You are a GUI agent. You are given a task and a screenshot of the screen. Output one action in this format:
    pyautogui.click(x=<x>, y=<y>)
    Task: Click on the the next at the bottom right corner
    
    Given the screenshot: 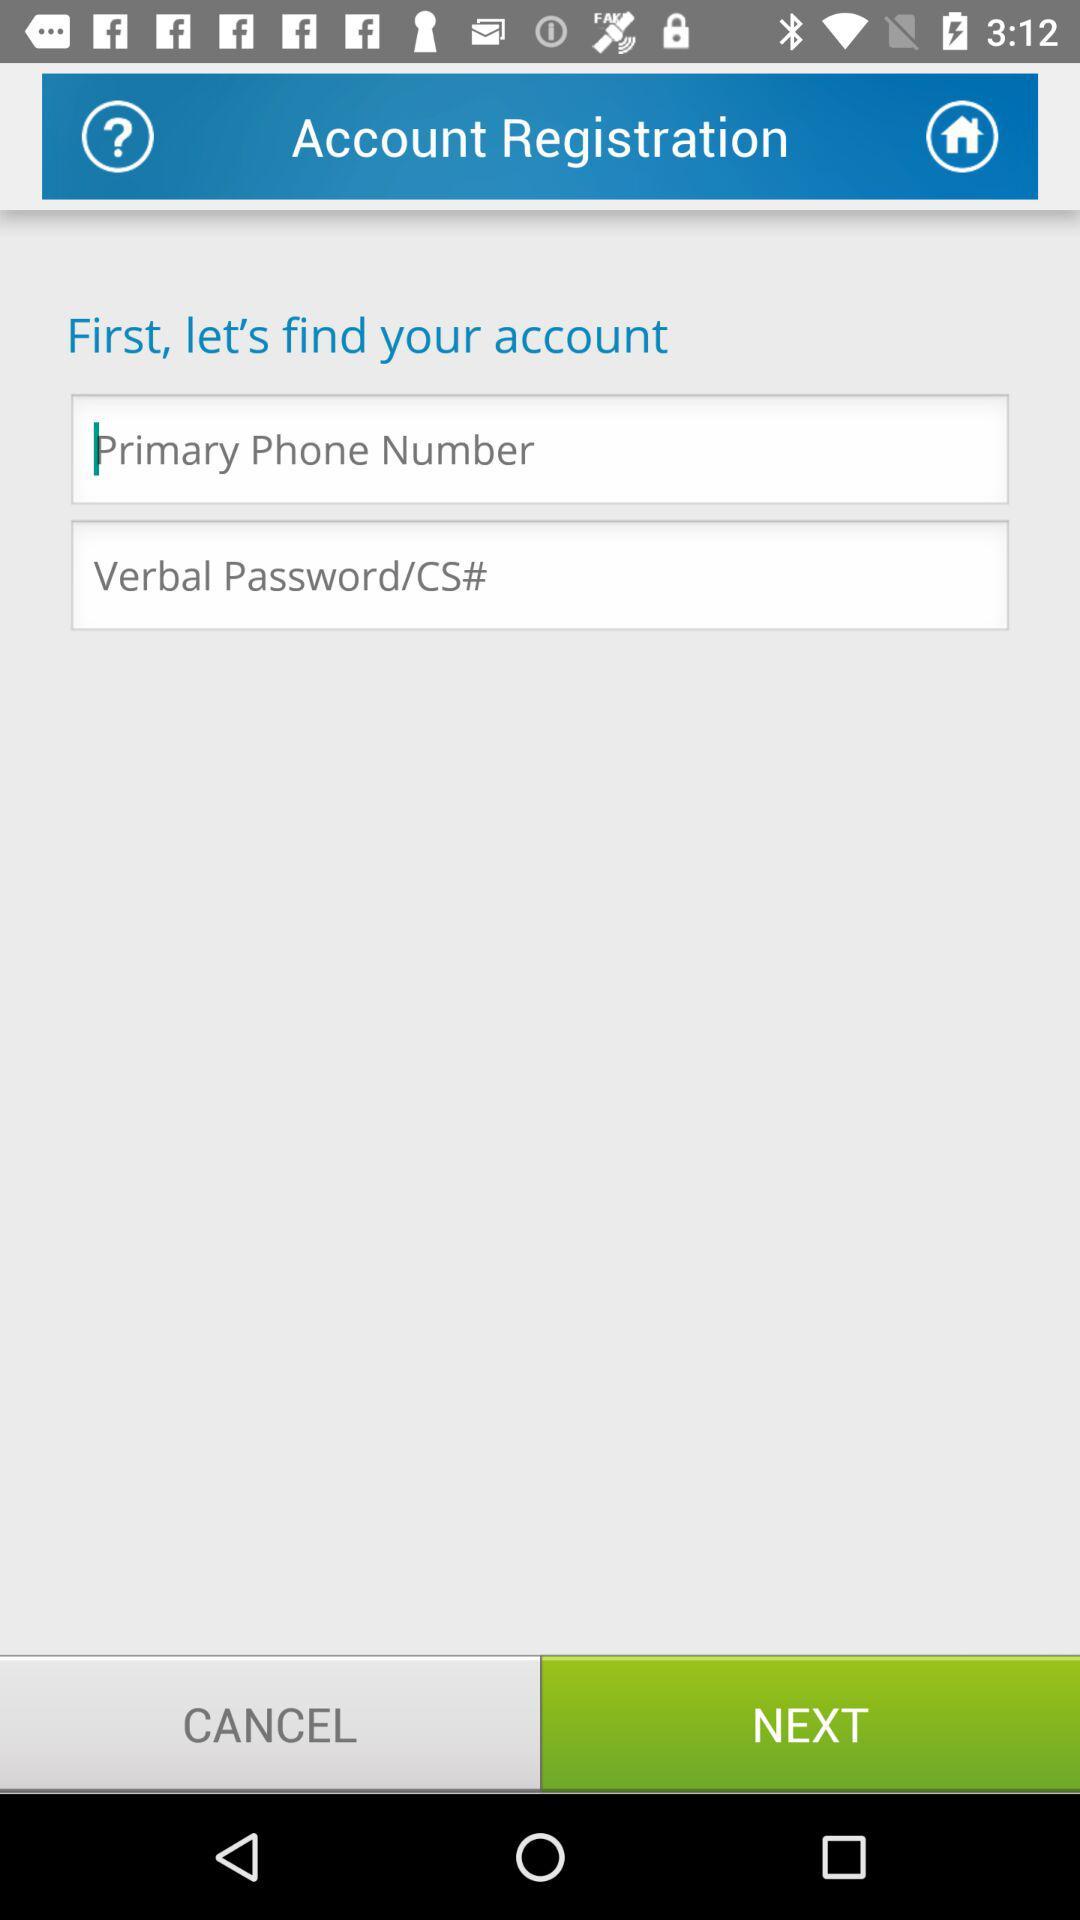 What is the action you would take?
    pyautogui.click(x=810, y=1722)
    